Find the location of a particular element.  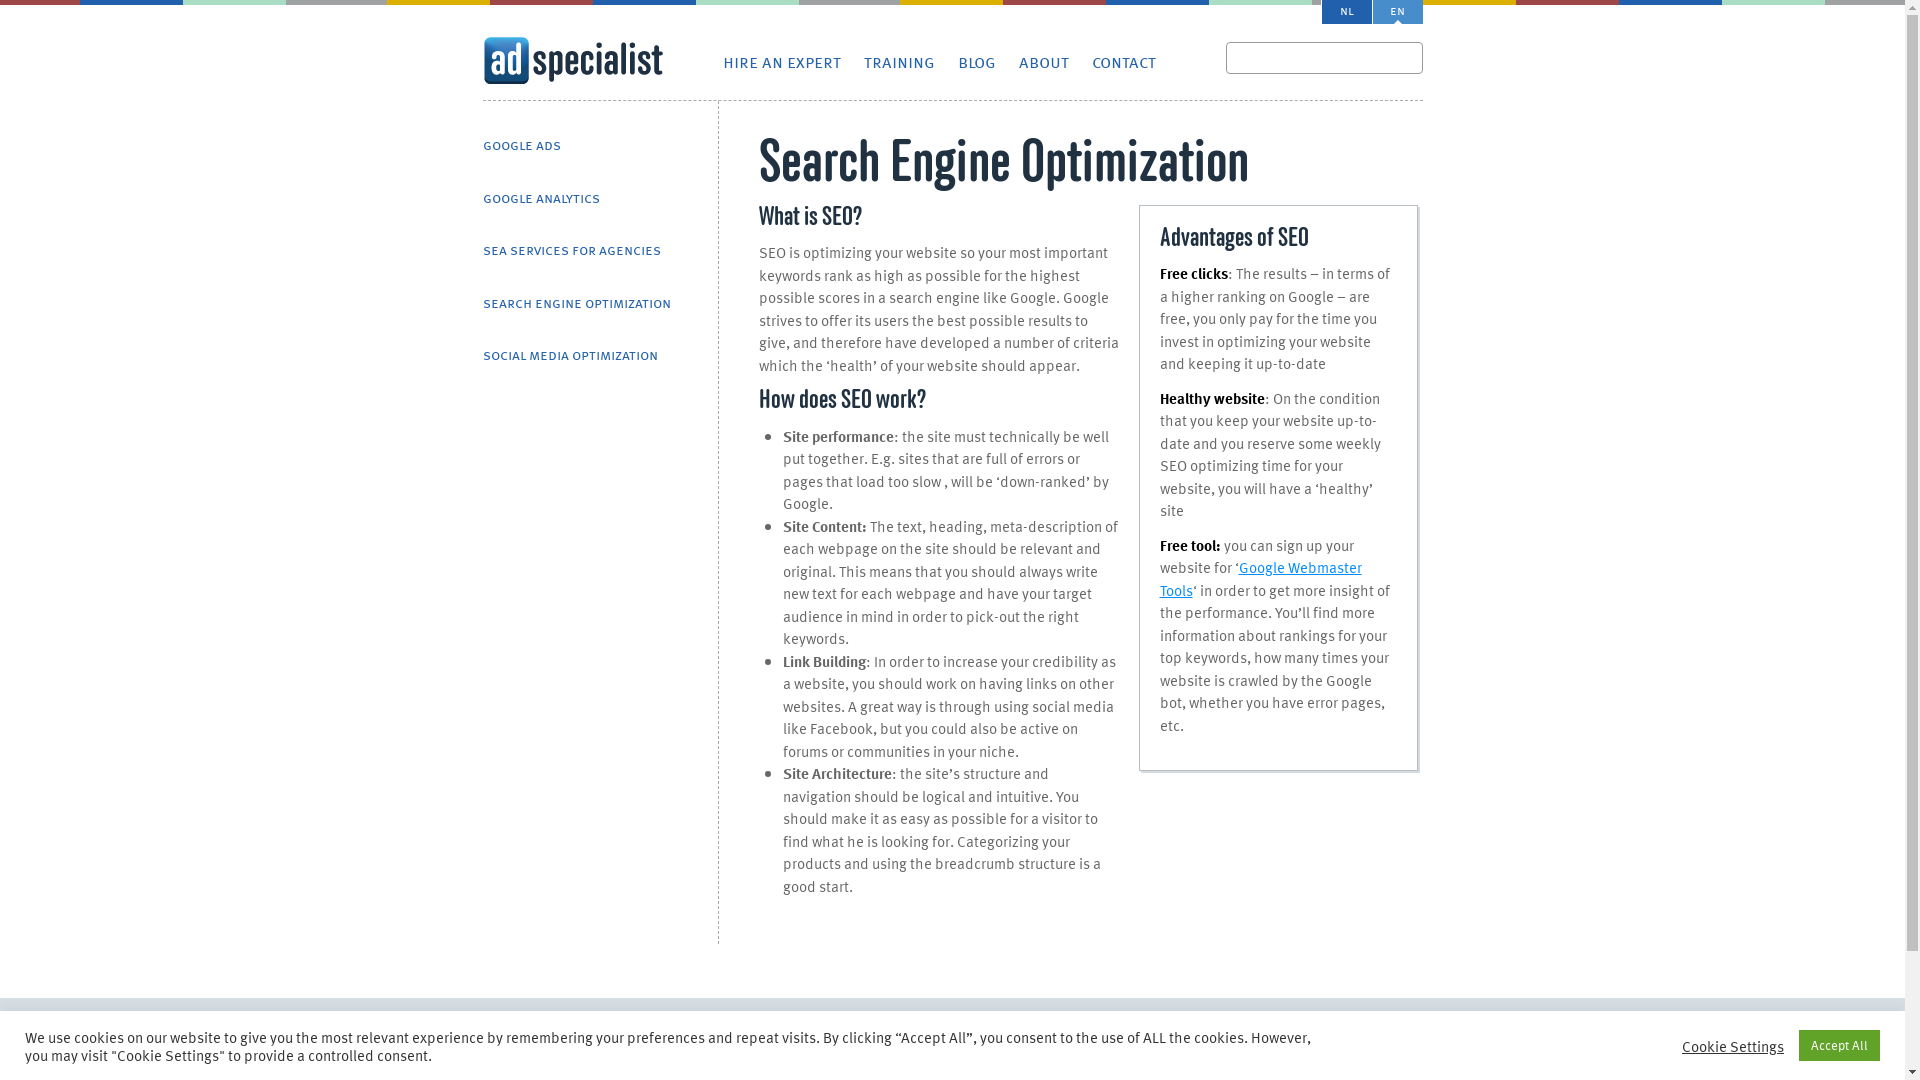

'sea services for agencies' is located at coordinates (570, 250).